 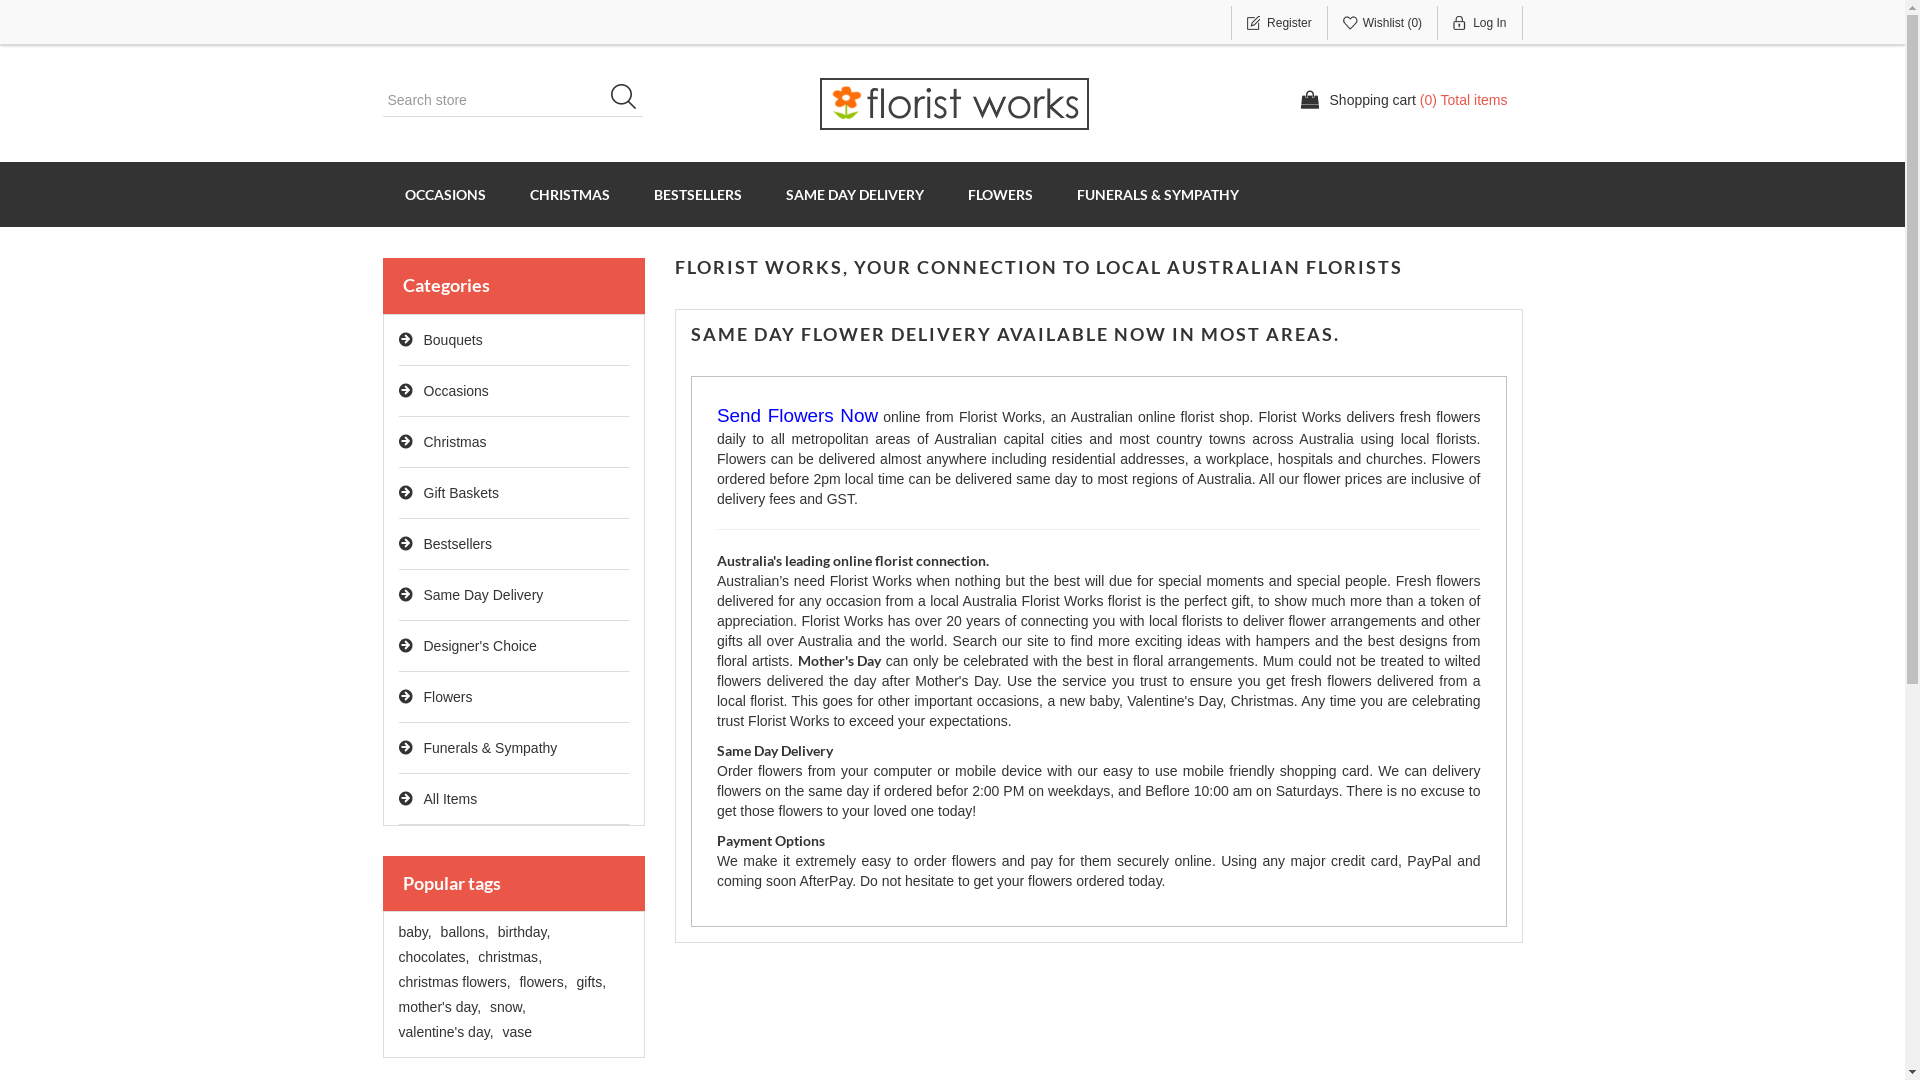 I want to click on 'Bouquets', so click(x=513, y=339).